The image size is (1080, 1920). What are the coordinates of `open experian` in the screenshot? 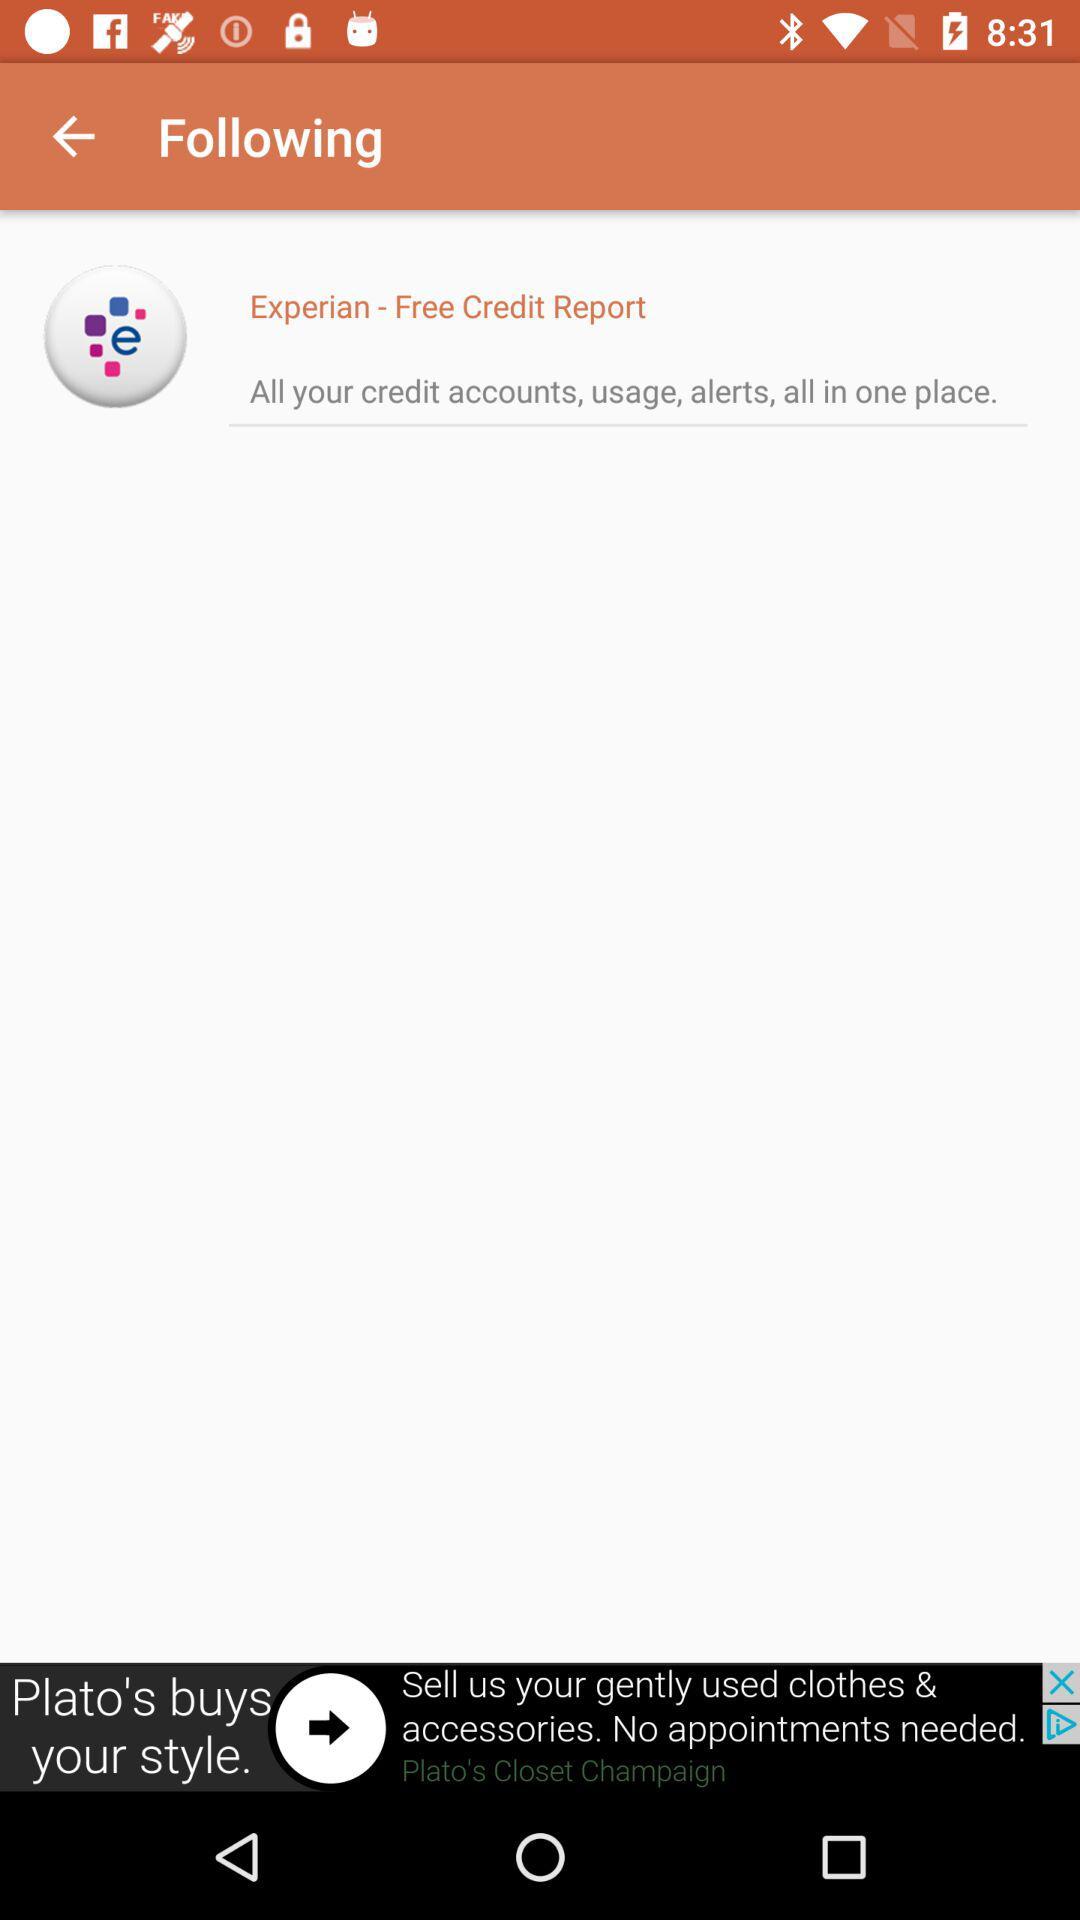 It's located at (115, 336).